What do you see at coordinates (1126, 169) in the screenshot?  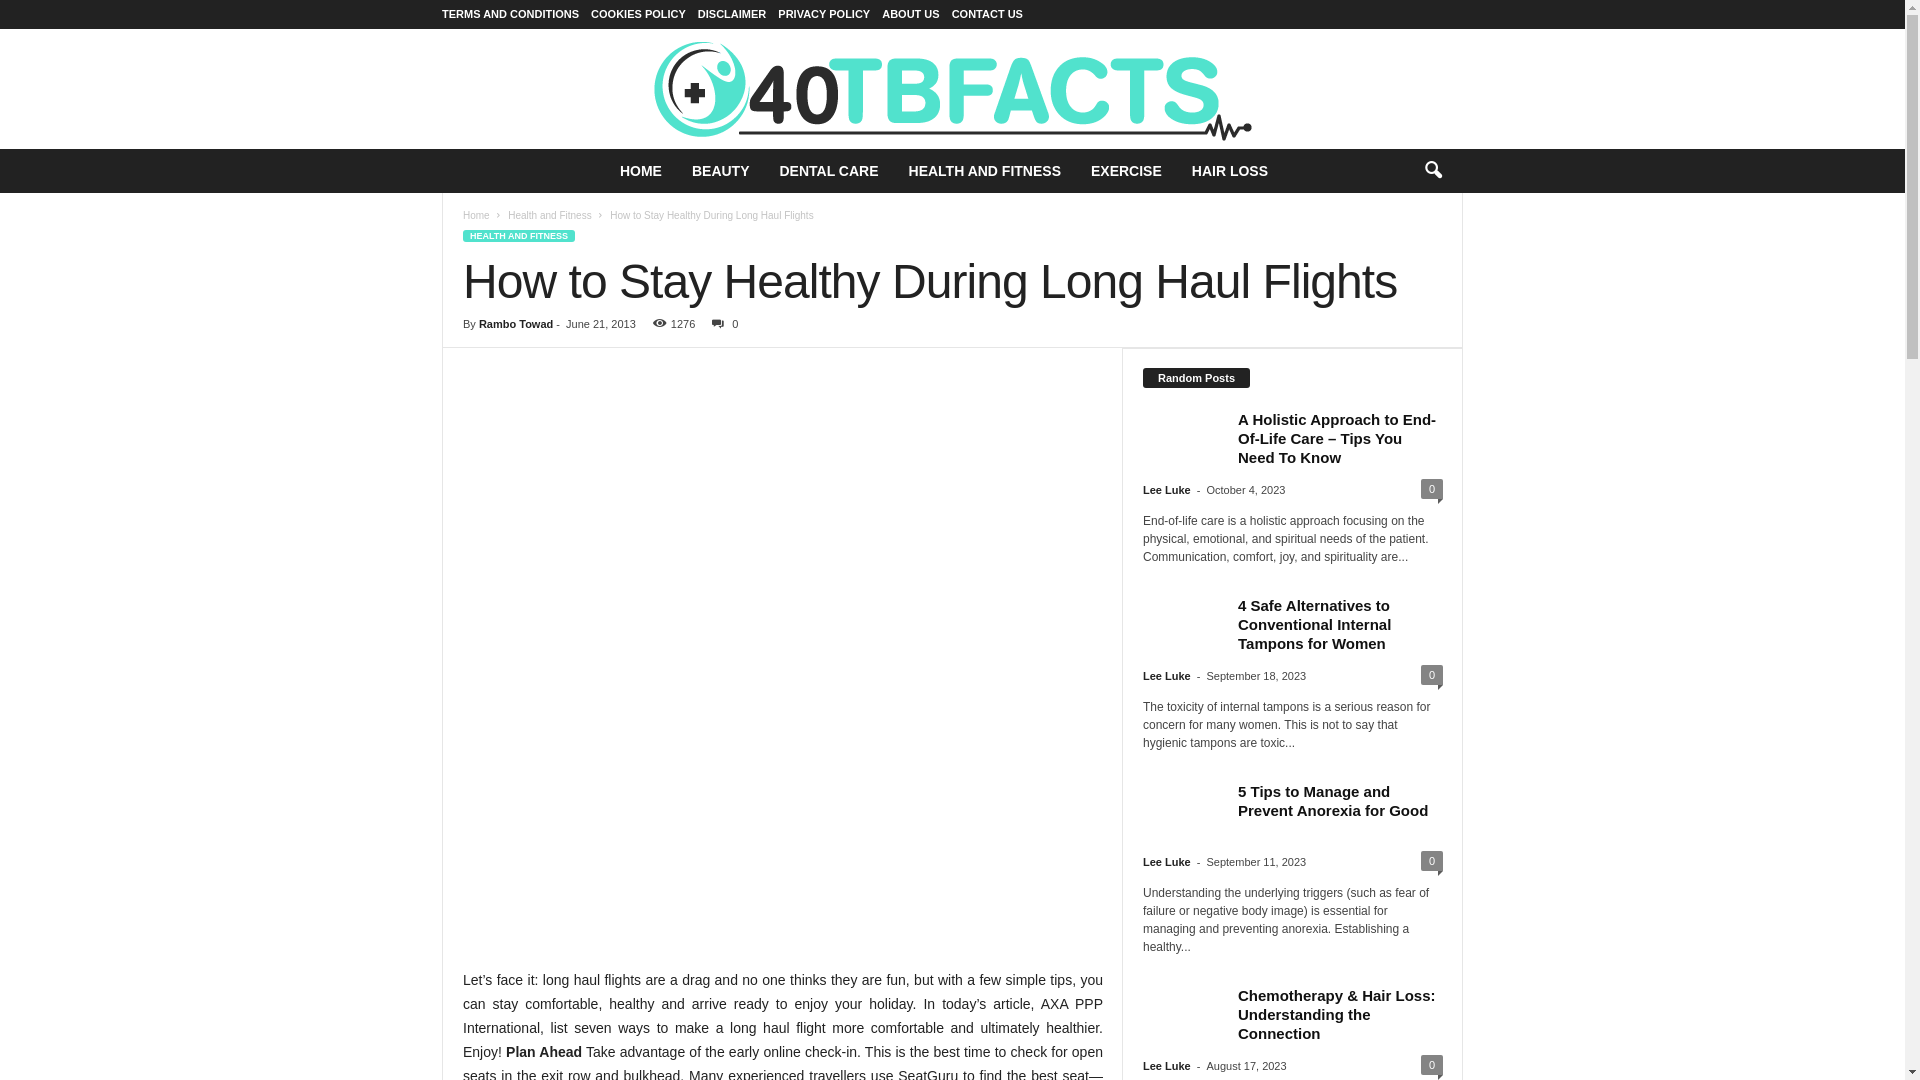 I see `'EXERCISE'` at bounding box center [1126, 169].